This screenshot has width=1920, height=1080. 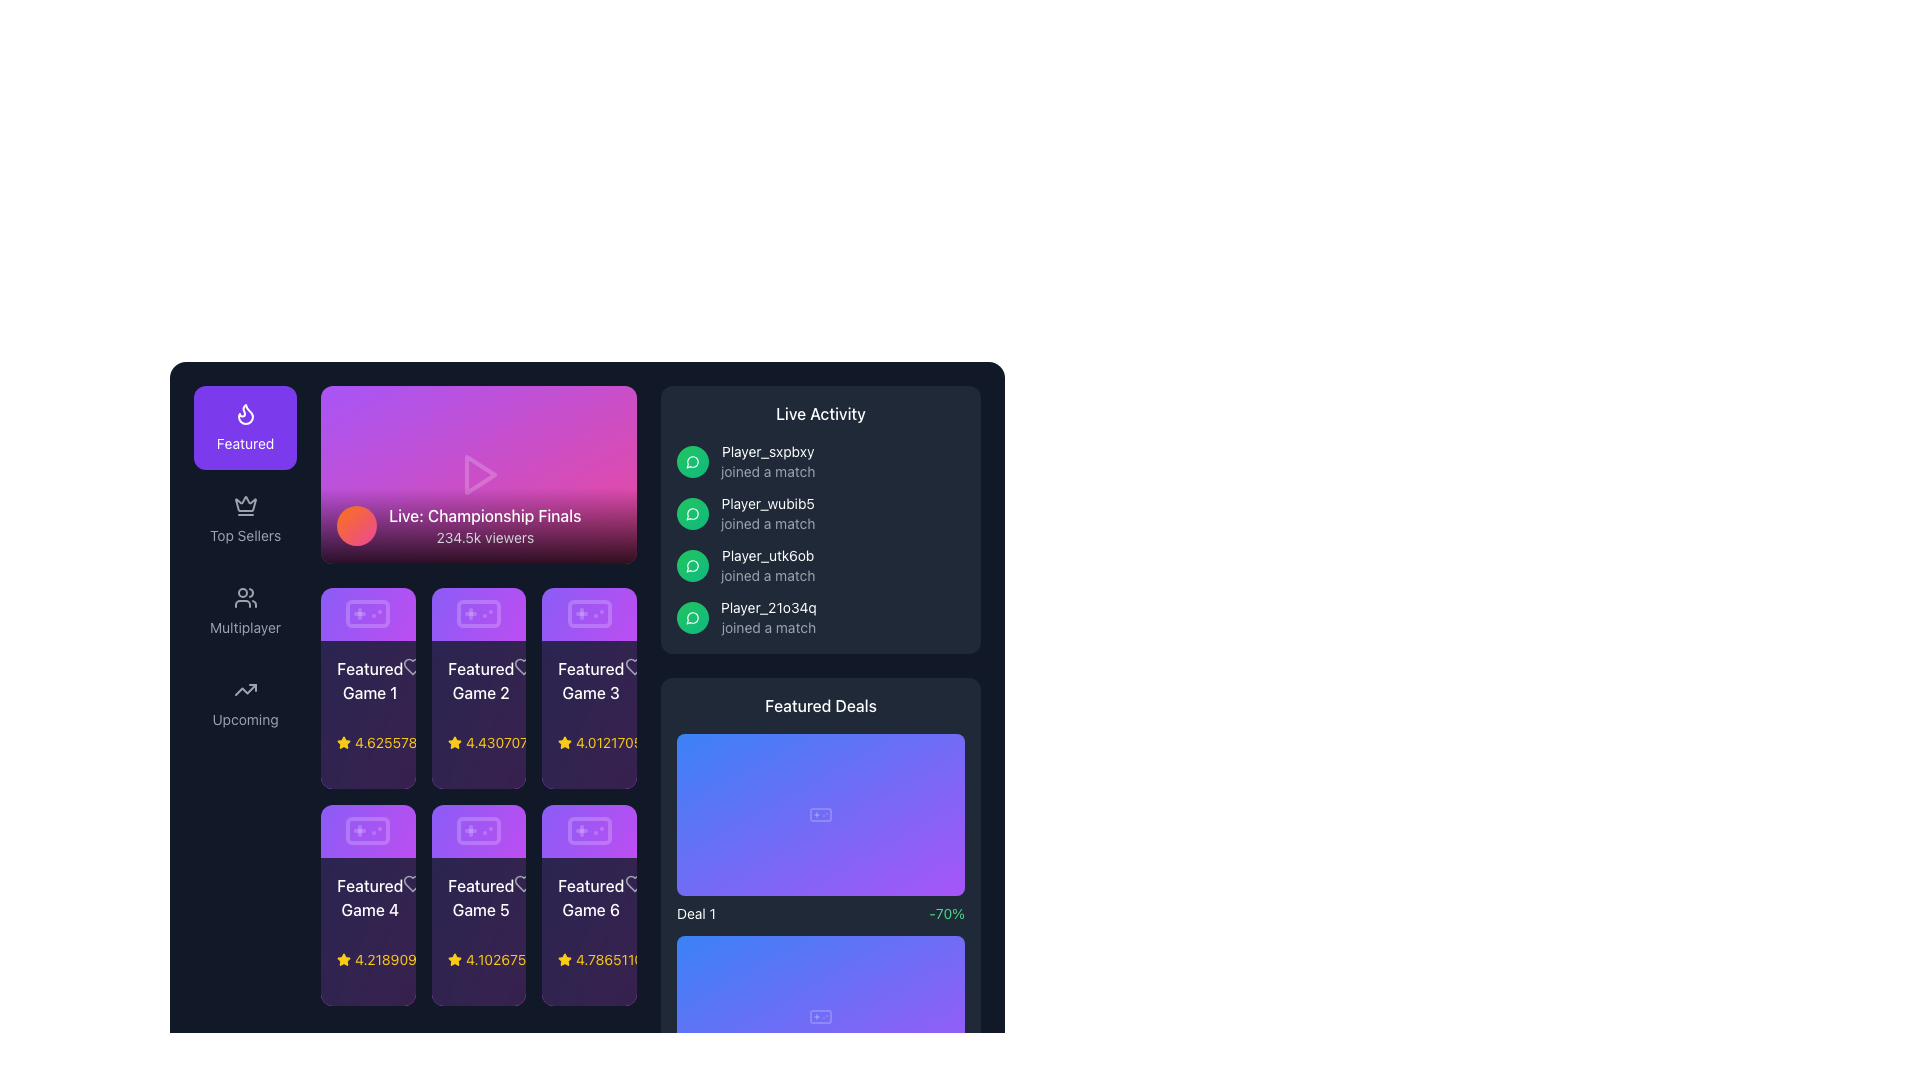 I want to click on the star icon representing the rating in the second tile labeled 'Featured Game 2', which indicates quality or preference as part of a rating system, so click(x=453, y=742).